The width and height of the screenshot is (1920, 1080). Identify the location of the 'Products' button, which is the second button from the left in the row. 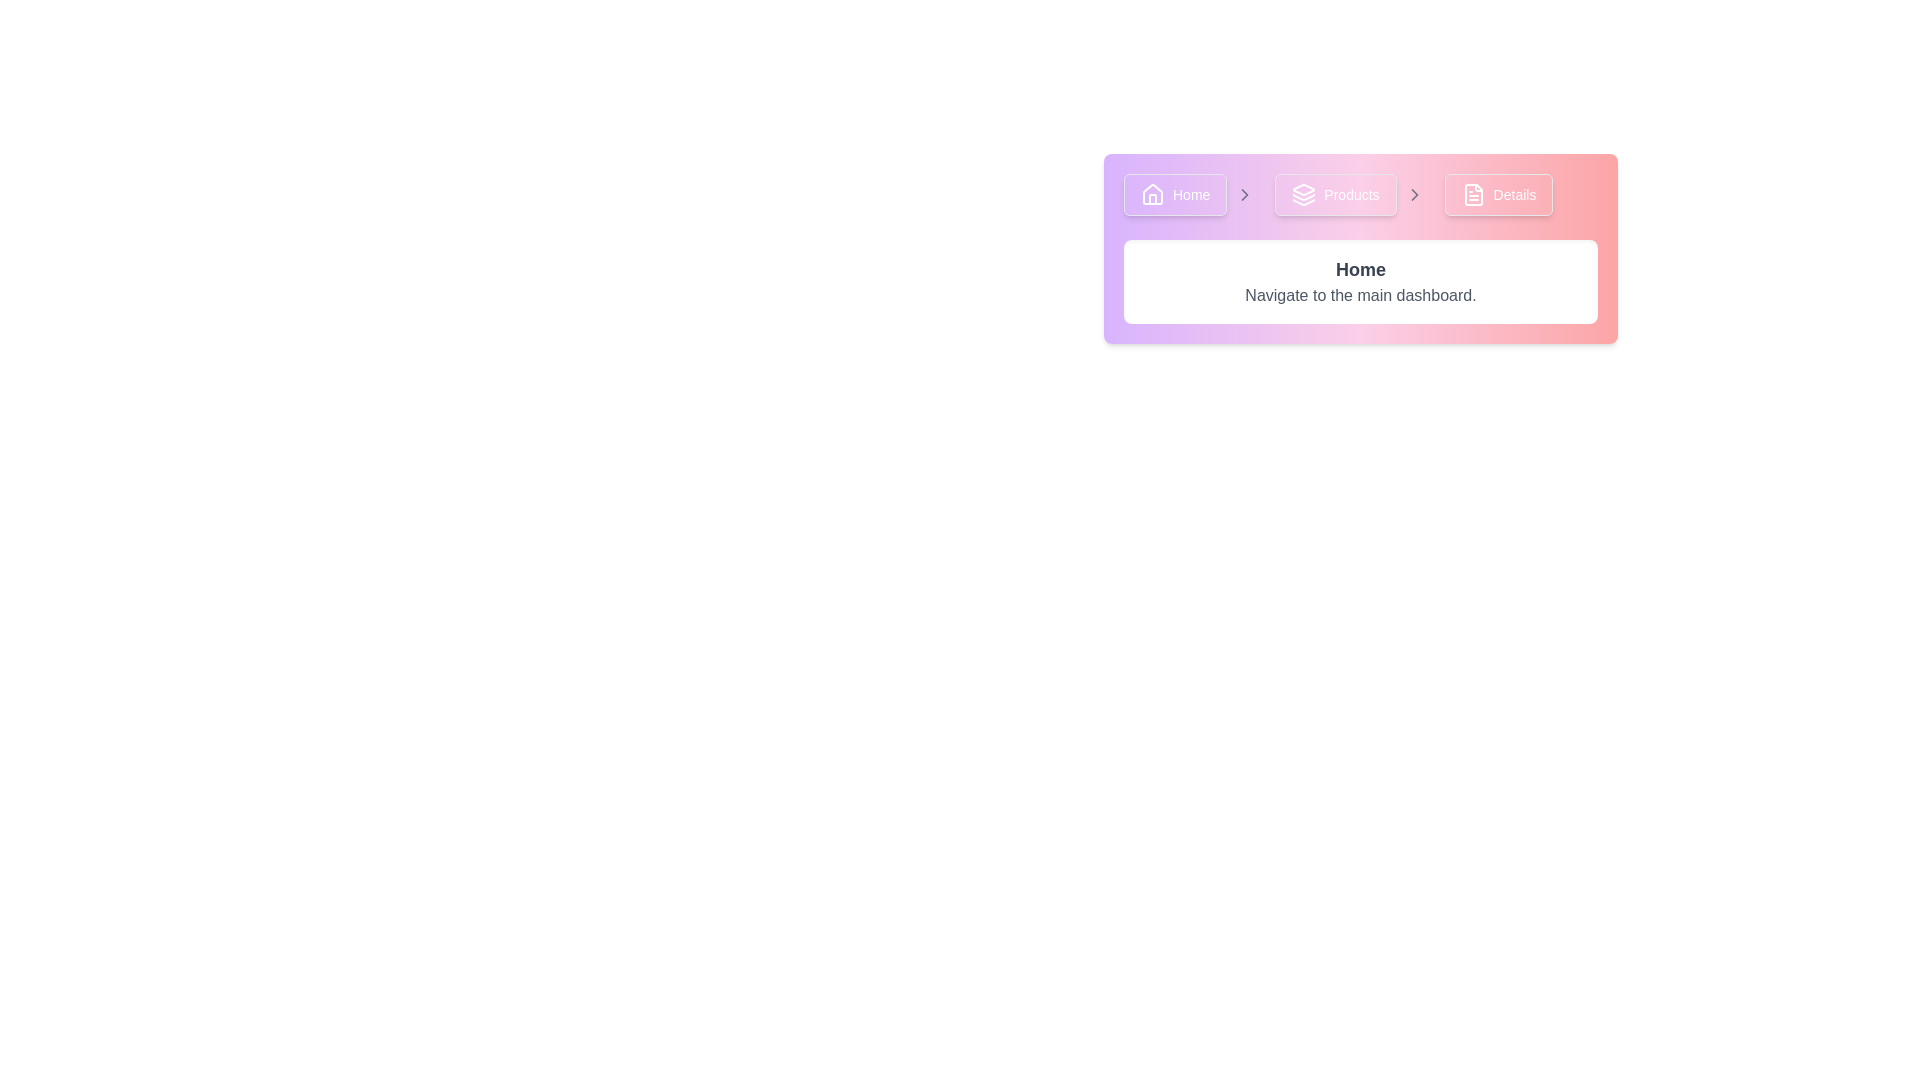
(1335, 195).